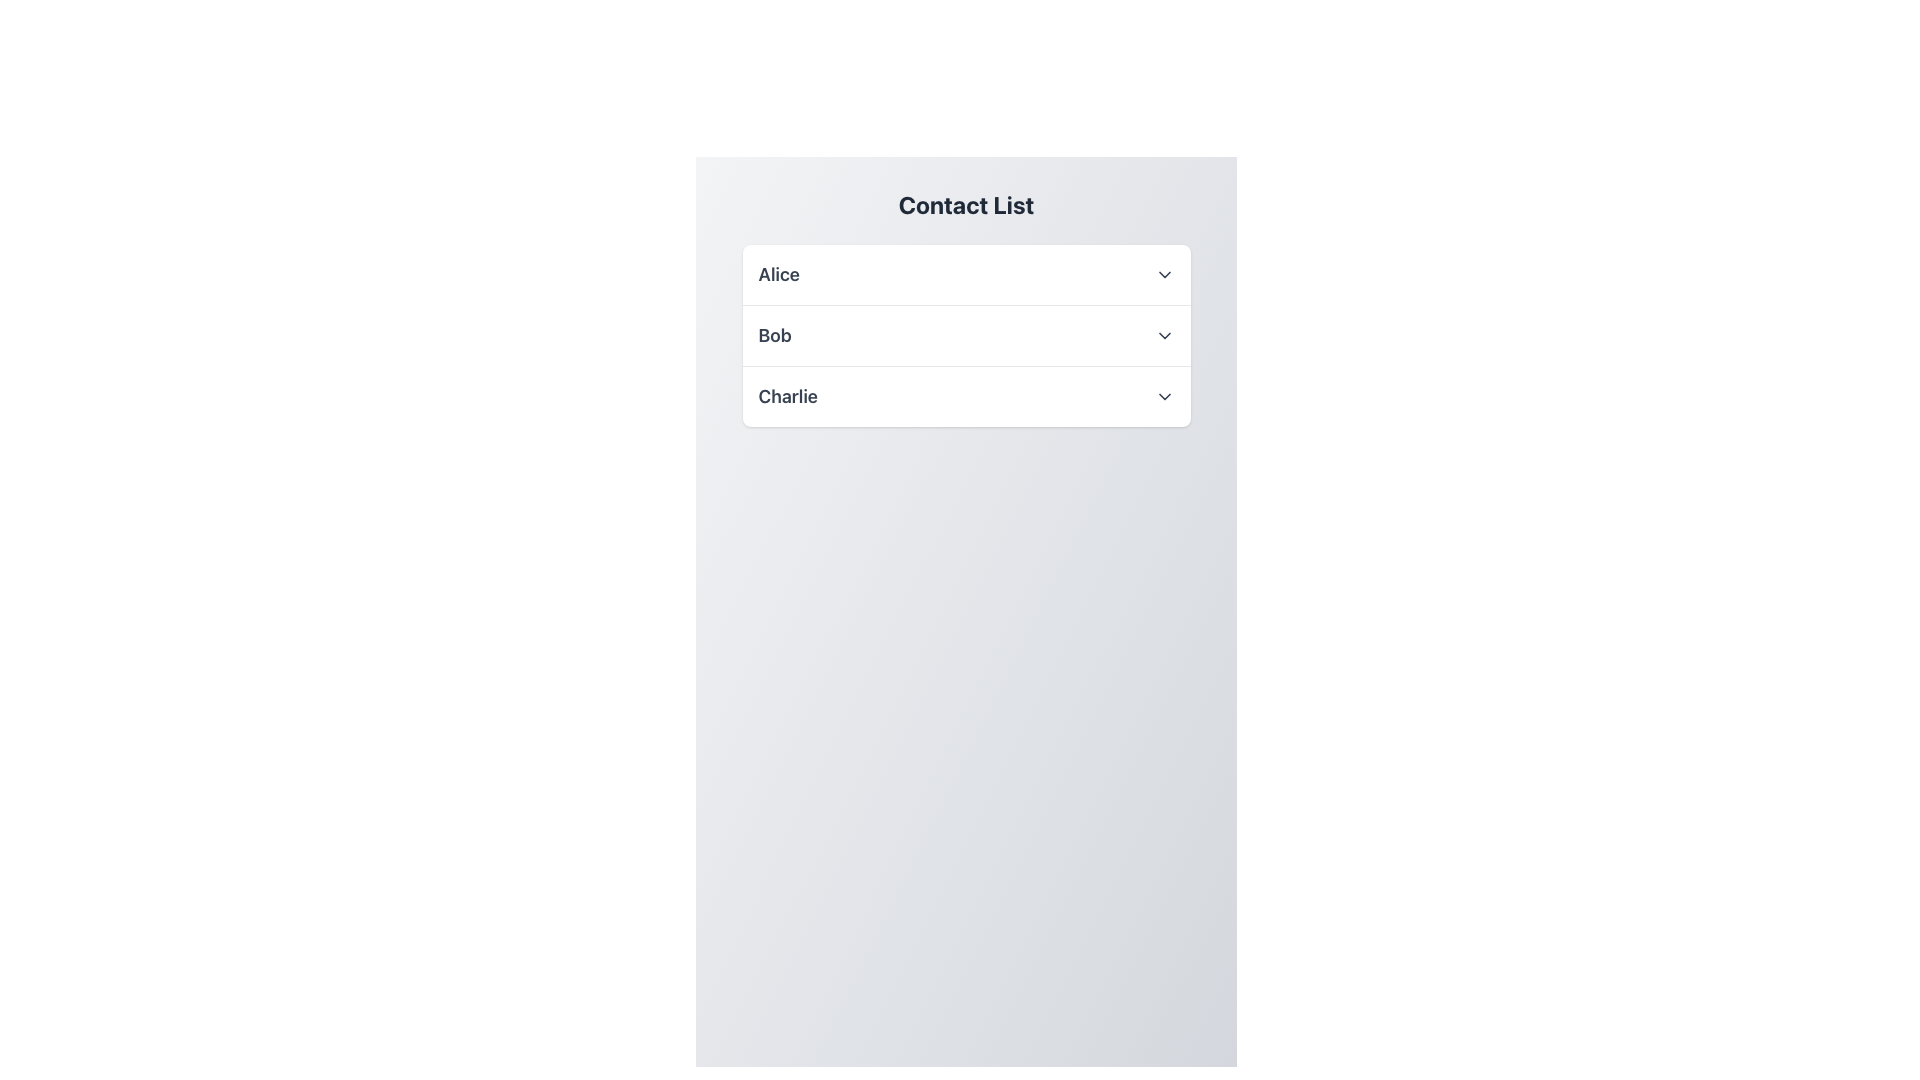 Image resolution: width=1920 pixels, height=1080 pixels. Describe the element at coordinates (966, 397) in the screenshot. I see `the dropdown menu item labeled 'Charlie' located at the bottom of the 'Contact List'` at that location.